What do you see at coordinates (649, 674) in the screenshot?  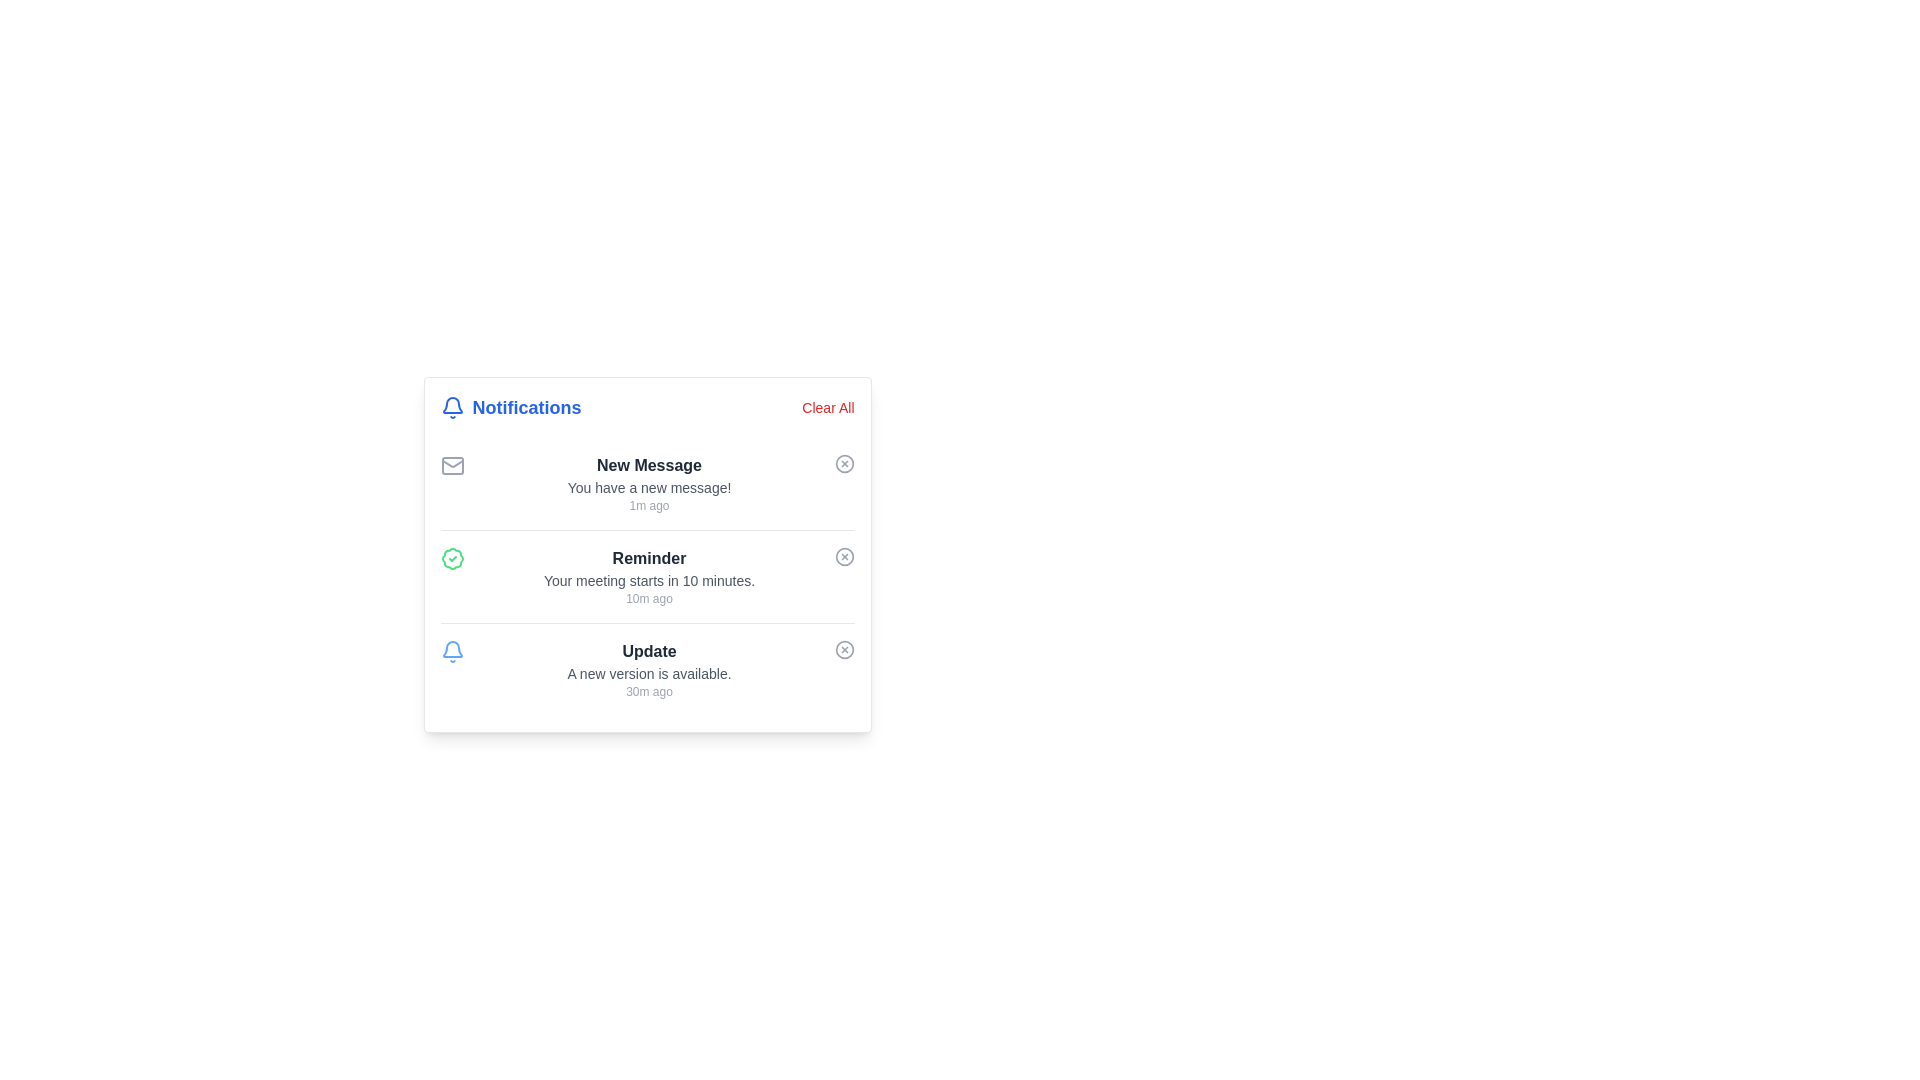 I see `the text label stating 'A new version is available.' which is styled in gray and located below the 'Update' headline in the notification card` at bounding box center [649, 674].